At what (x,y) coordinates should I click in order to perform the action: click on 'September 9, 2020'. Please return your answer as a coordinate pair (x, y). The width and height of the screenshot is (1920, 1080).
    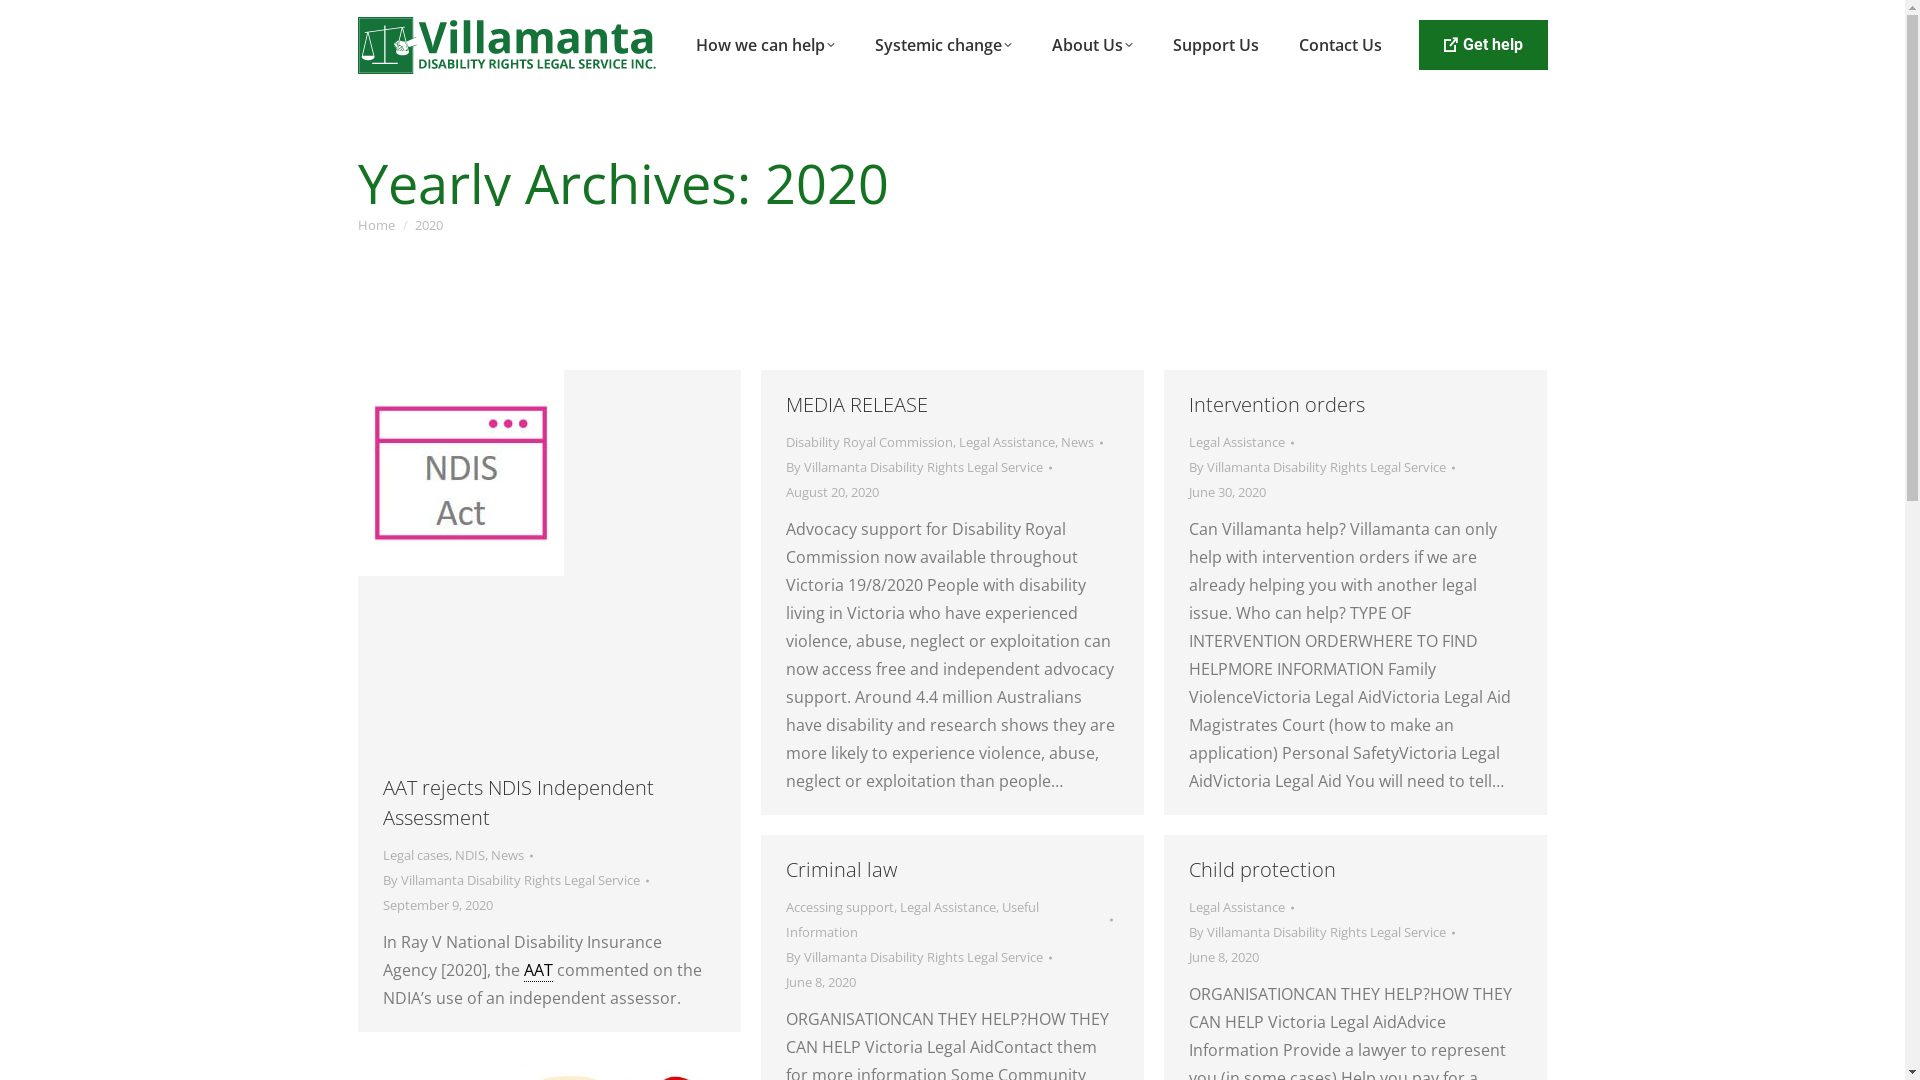
    Looking at the image, I should click on (435, 905).